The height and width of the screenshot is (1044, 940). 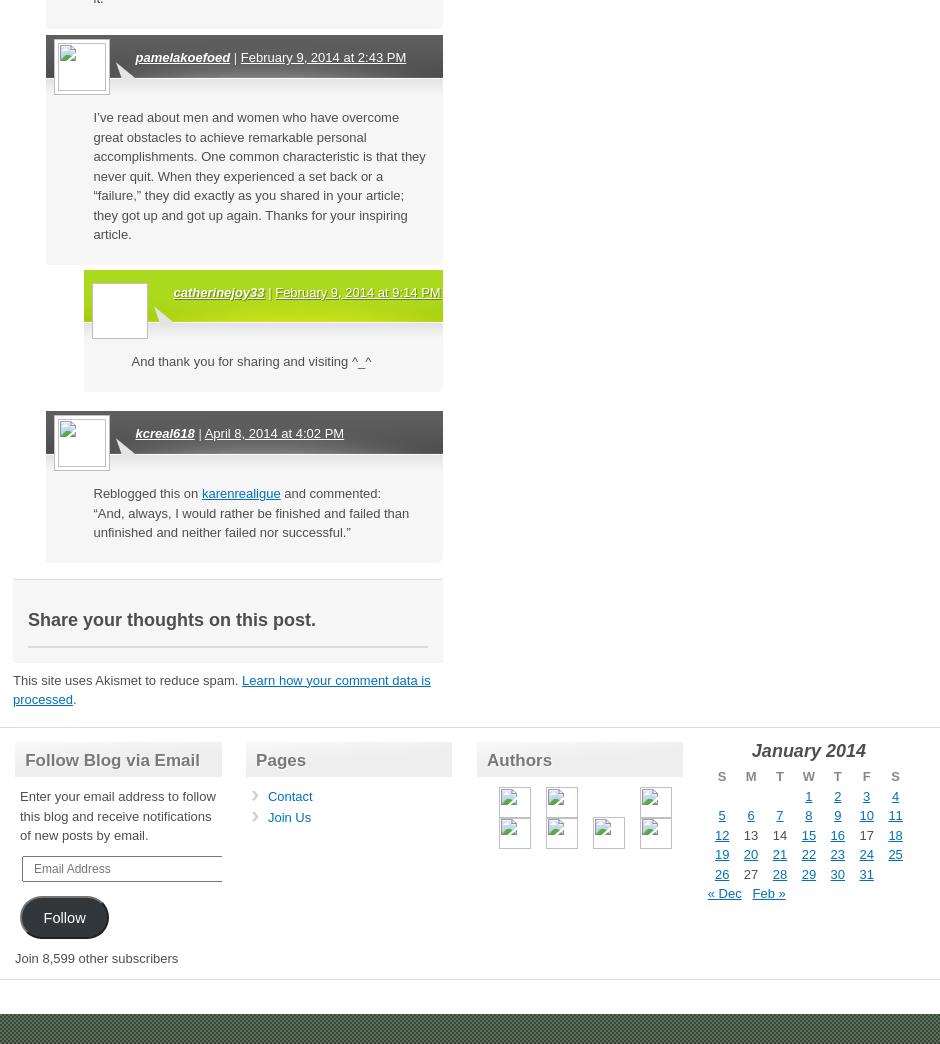 I want to click on 'And thank you for sharing and visiting ^_^', so click(x=130, y=361).